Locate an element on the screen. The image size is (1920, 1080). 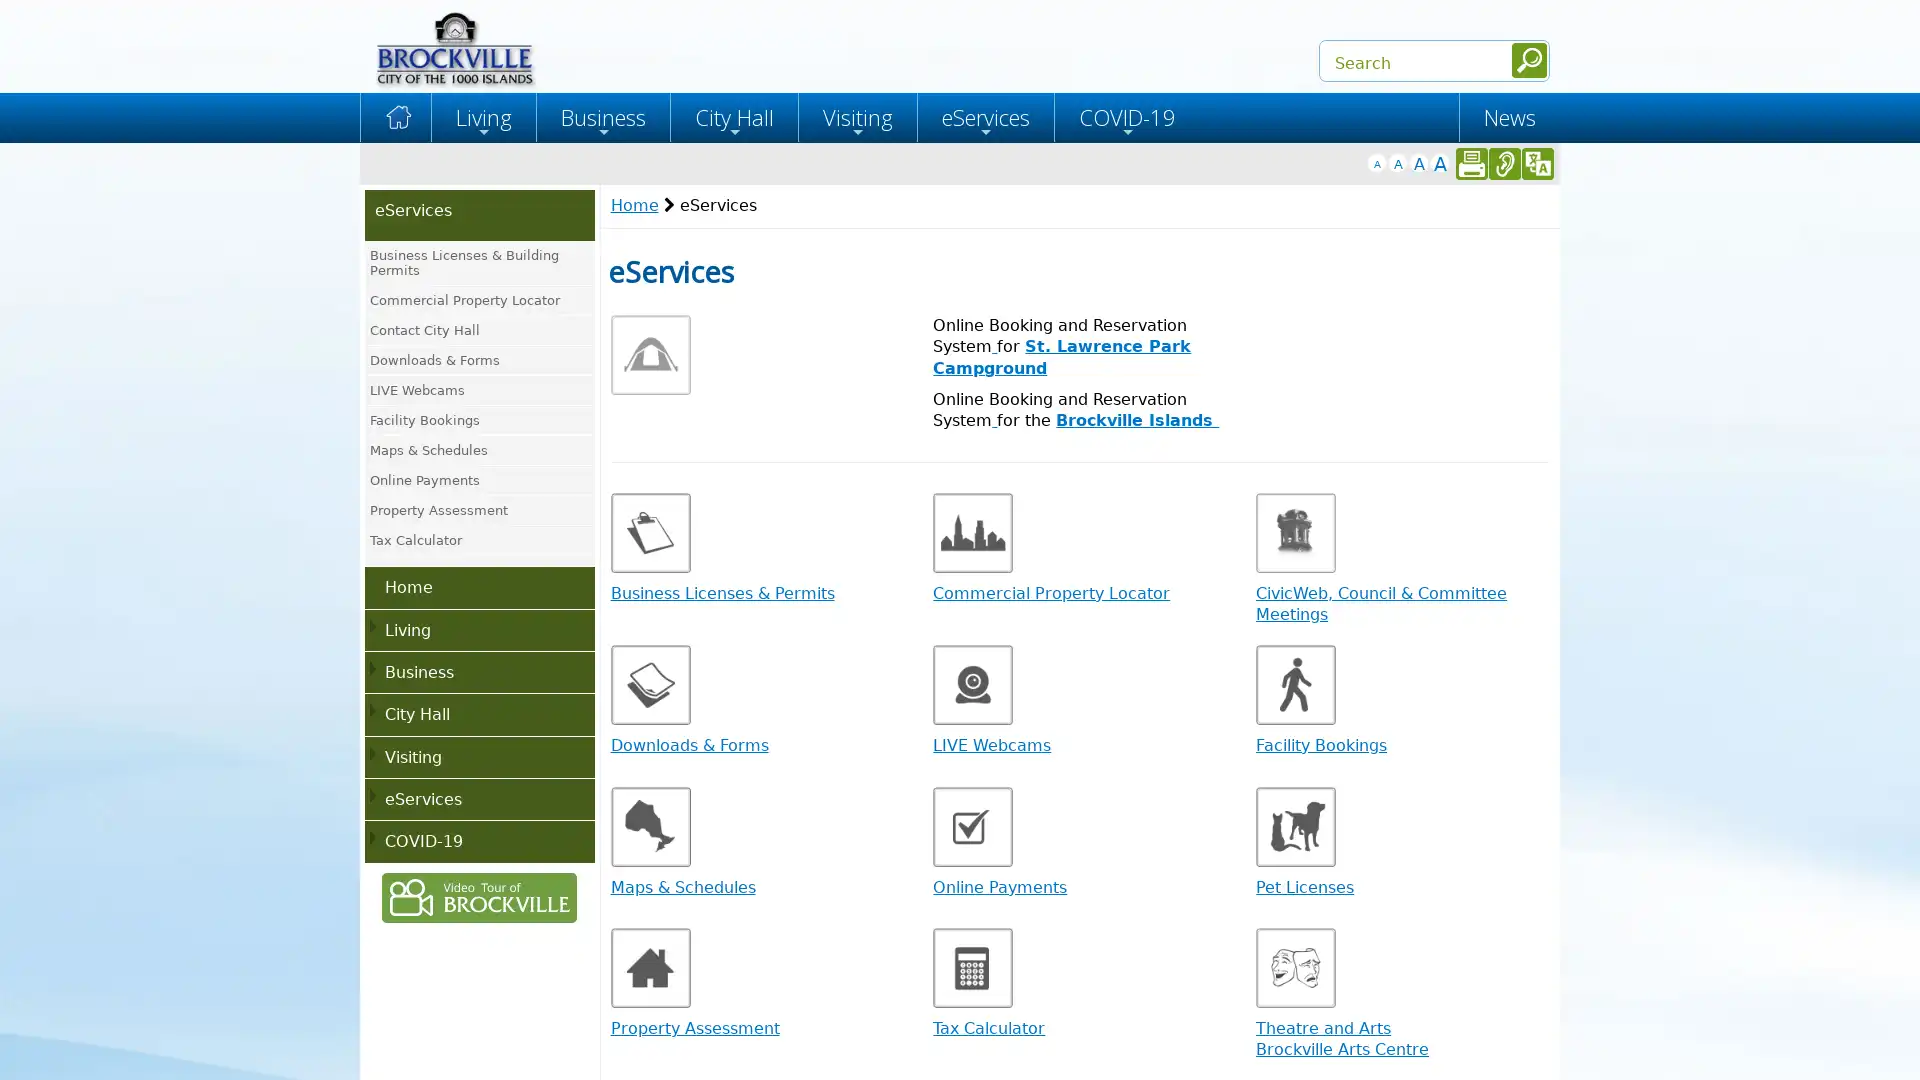
Click to search is located at coordinates (1528, 59).